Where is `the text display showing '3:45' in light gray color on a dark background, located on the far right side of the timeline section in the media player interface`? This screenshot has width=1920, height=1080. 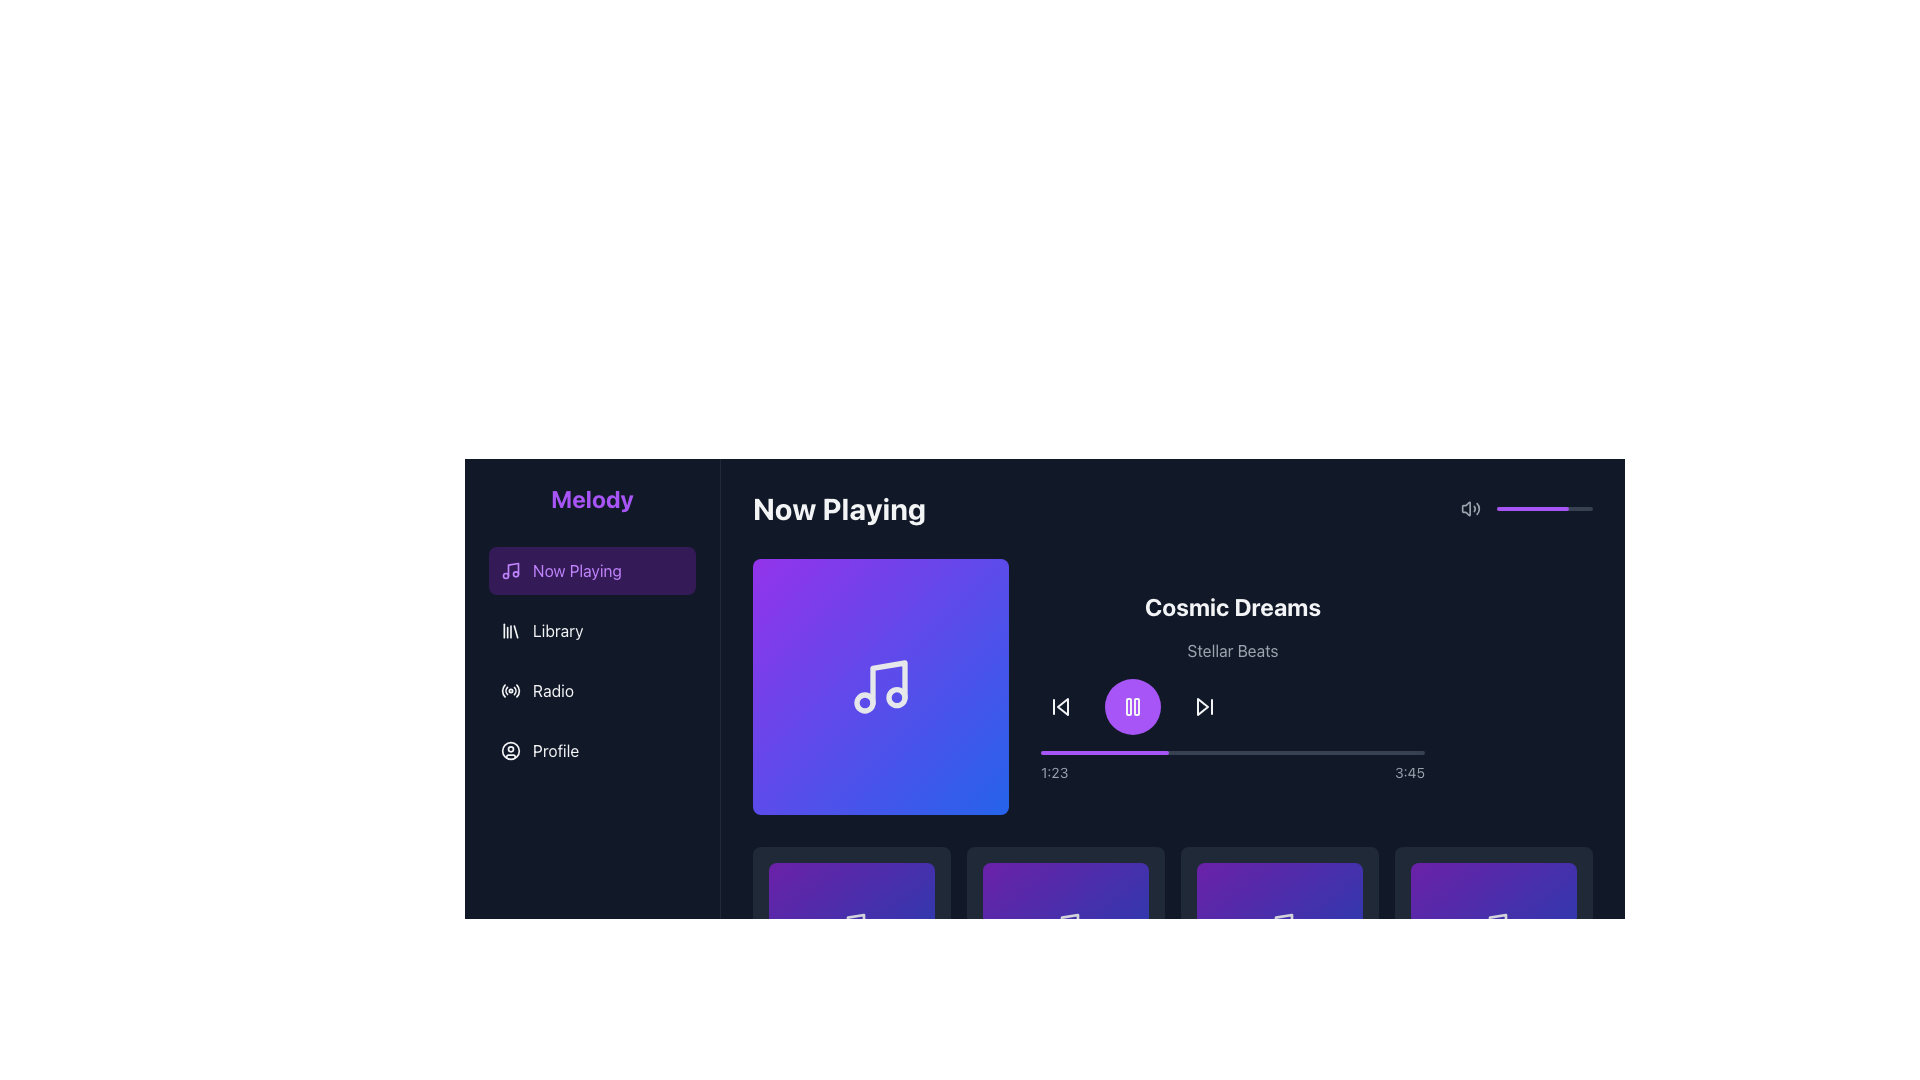
the text display showing '3:45' in light gray color on a dark background, located on the far right side of the timeline section in the media player interface is located at coordinates (1409, 771).